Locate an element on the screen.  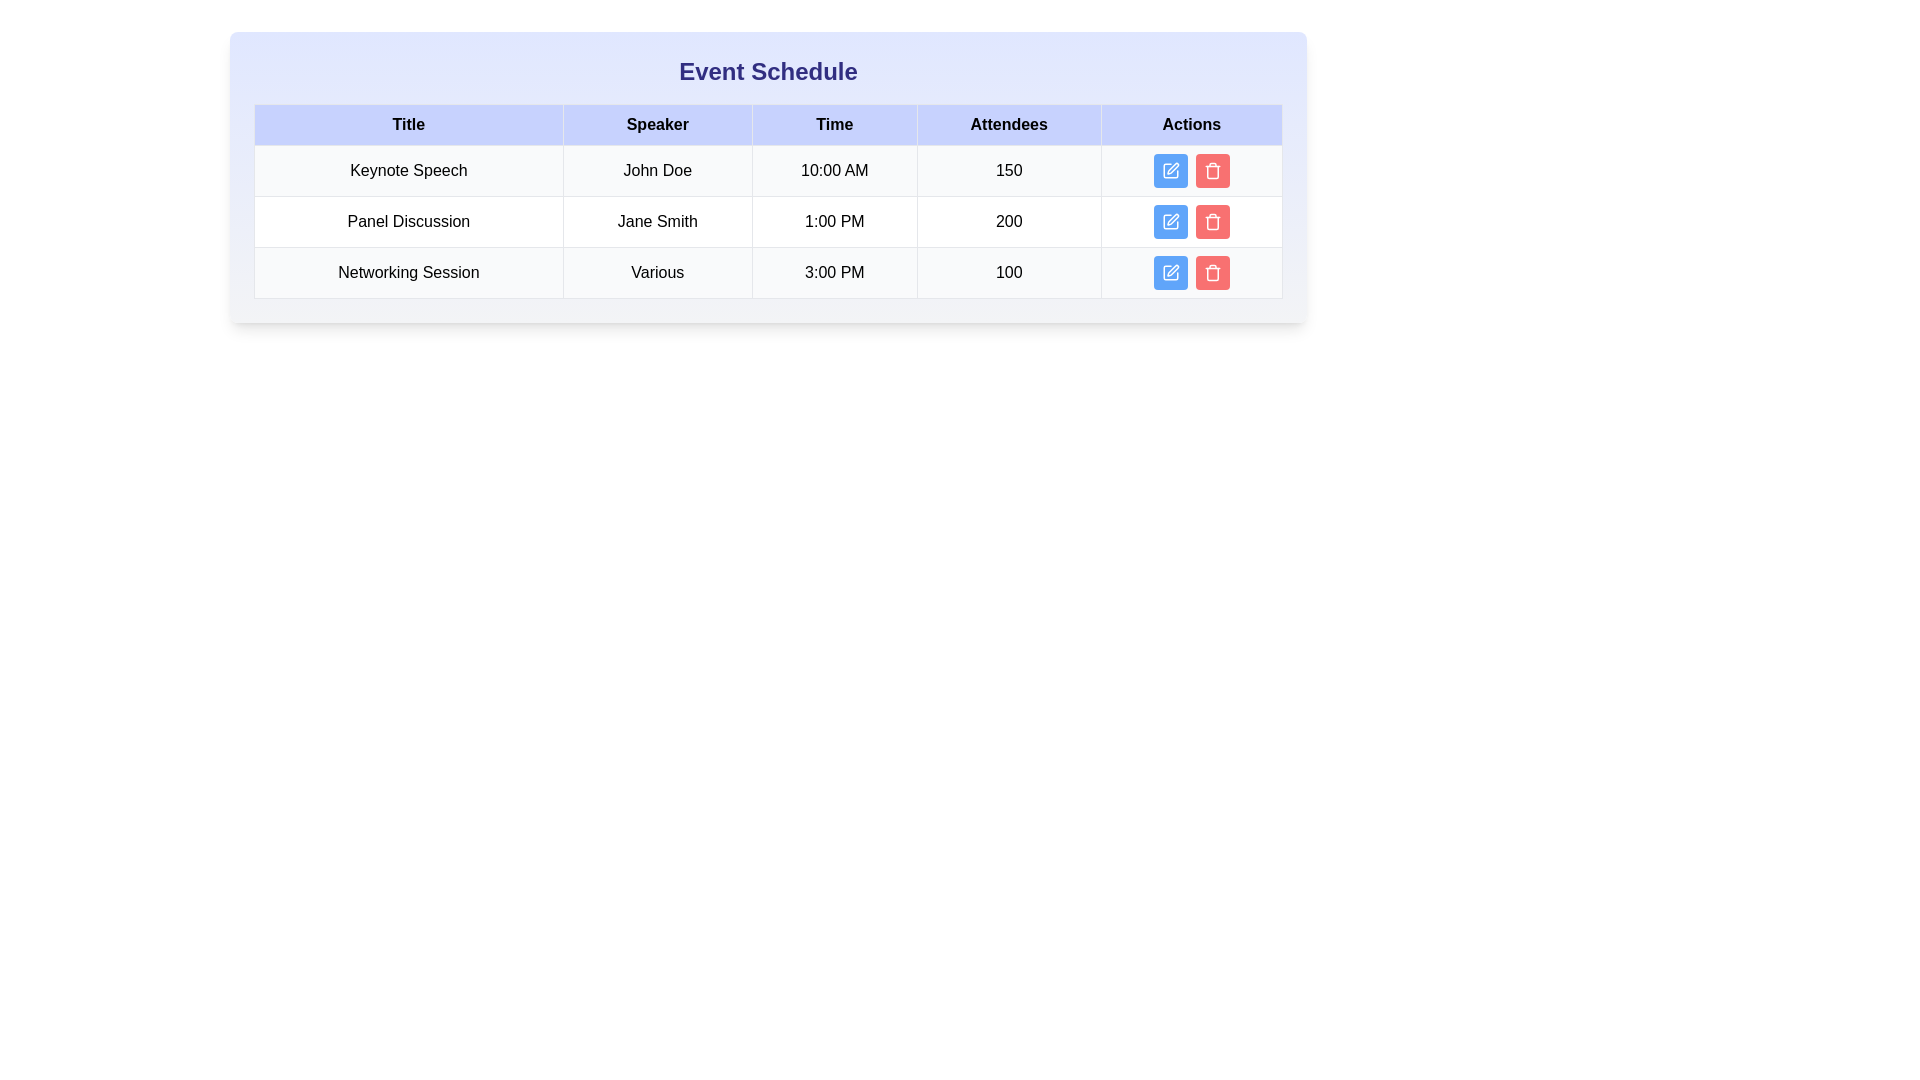
delete button for the event titled Networking Session is located at coordinates (1211, 273).